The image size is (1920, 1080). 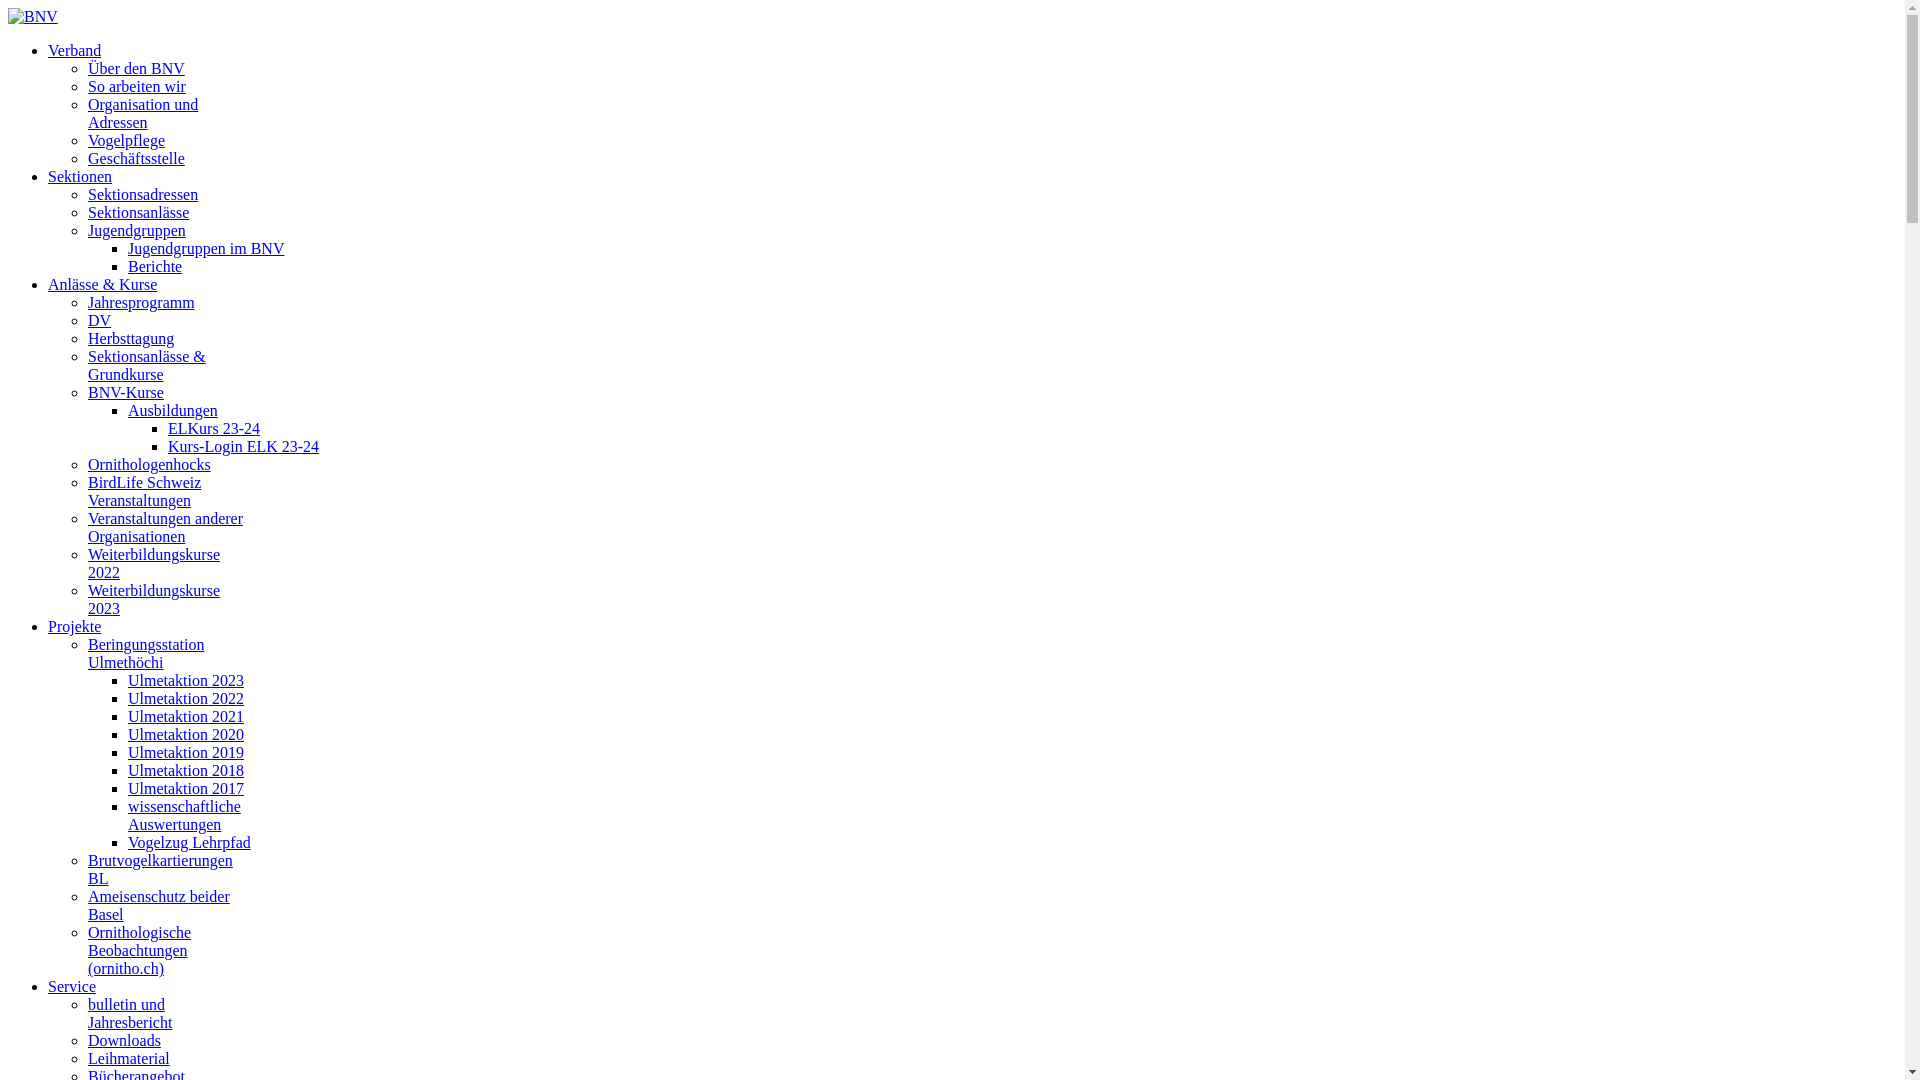 I want to click on 'Ulmetaktion 2023', so click(x=186, y=679).